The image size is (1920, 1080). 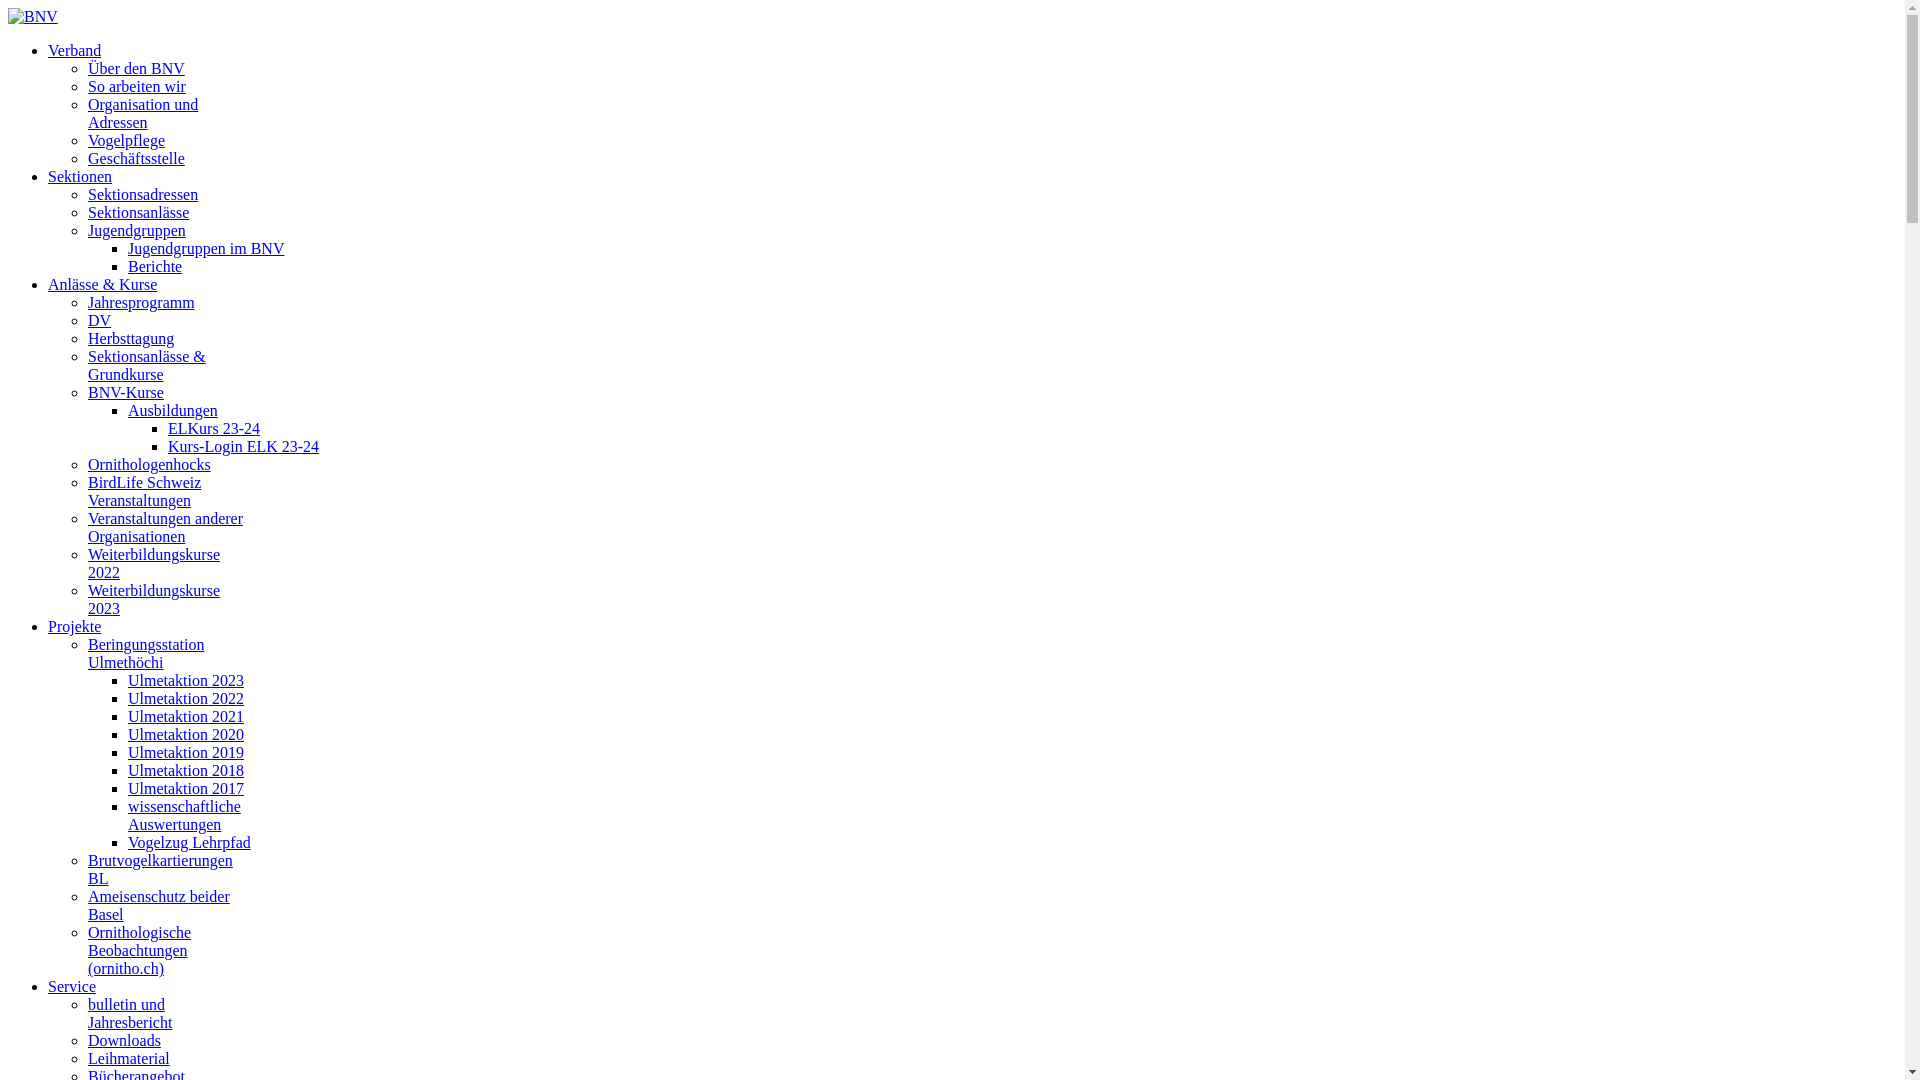 I want to click on 'Ulmetaktion 2023', so click(x=186, y=679).